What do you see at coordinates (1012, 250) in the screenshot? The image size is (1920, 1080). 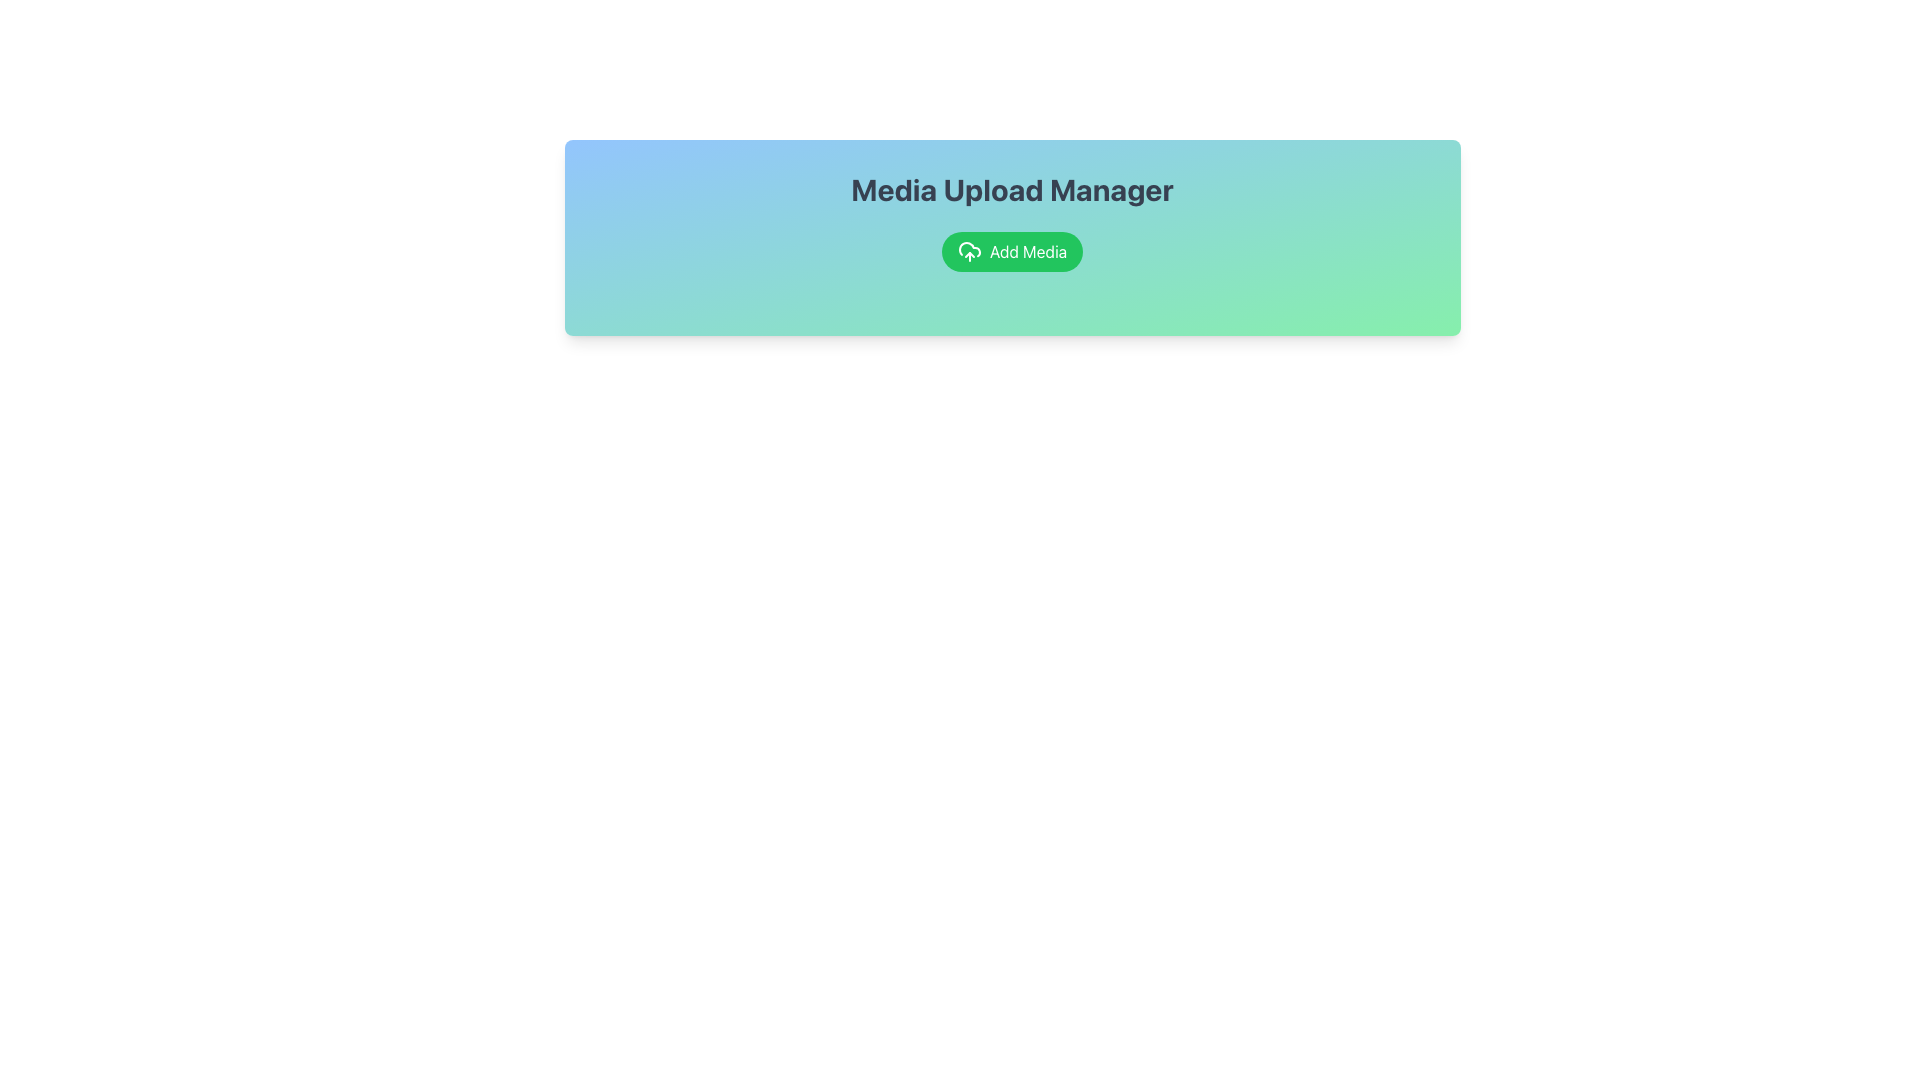 I see `the 'Add Media' button, which has a green background with white text and an upload cloud icon` at bounding box center [1012, 250].